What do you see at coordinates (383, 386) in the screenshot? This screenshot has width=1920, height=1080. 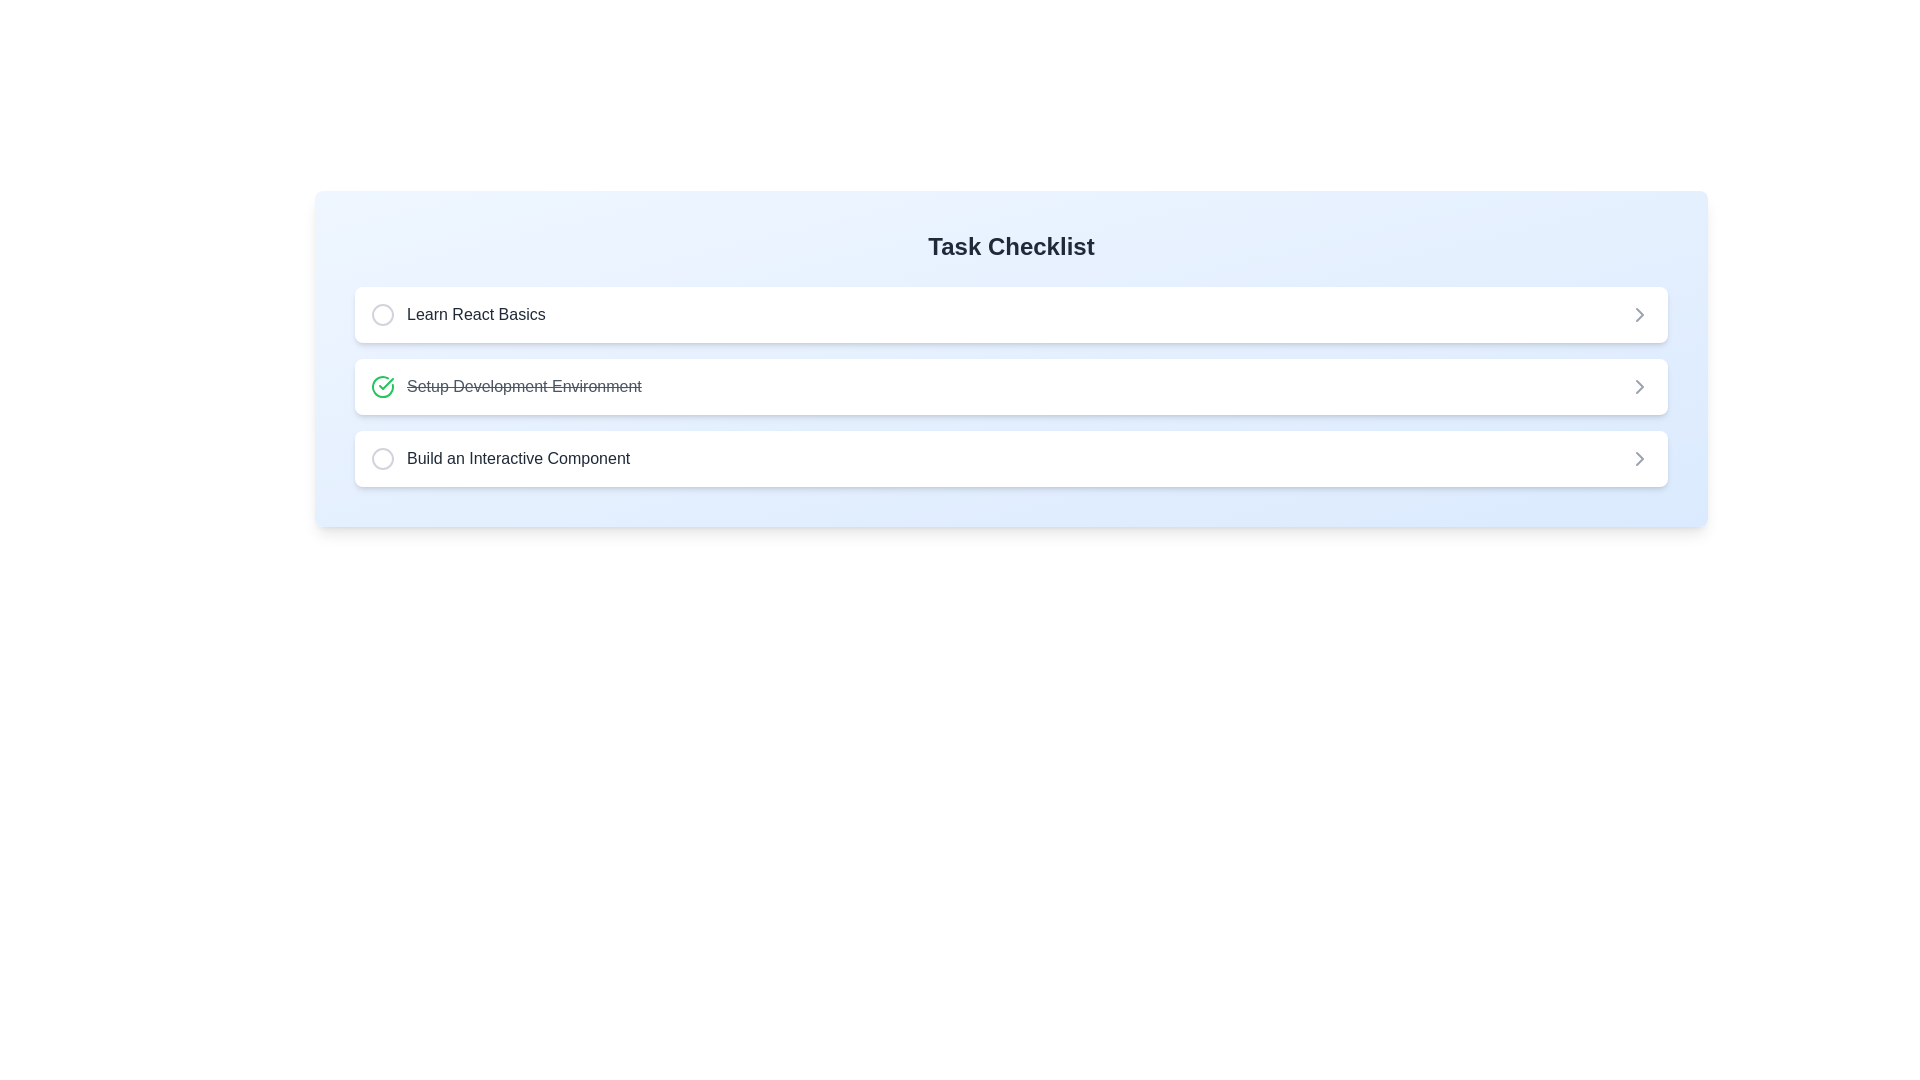 I see `the green circular check mark icon indicating a completed task, located next to the strikethrough text 'Setup Development Environment' in the checklist for tooltip or additional information` at bounding box center [383, 386].